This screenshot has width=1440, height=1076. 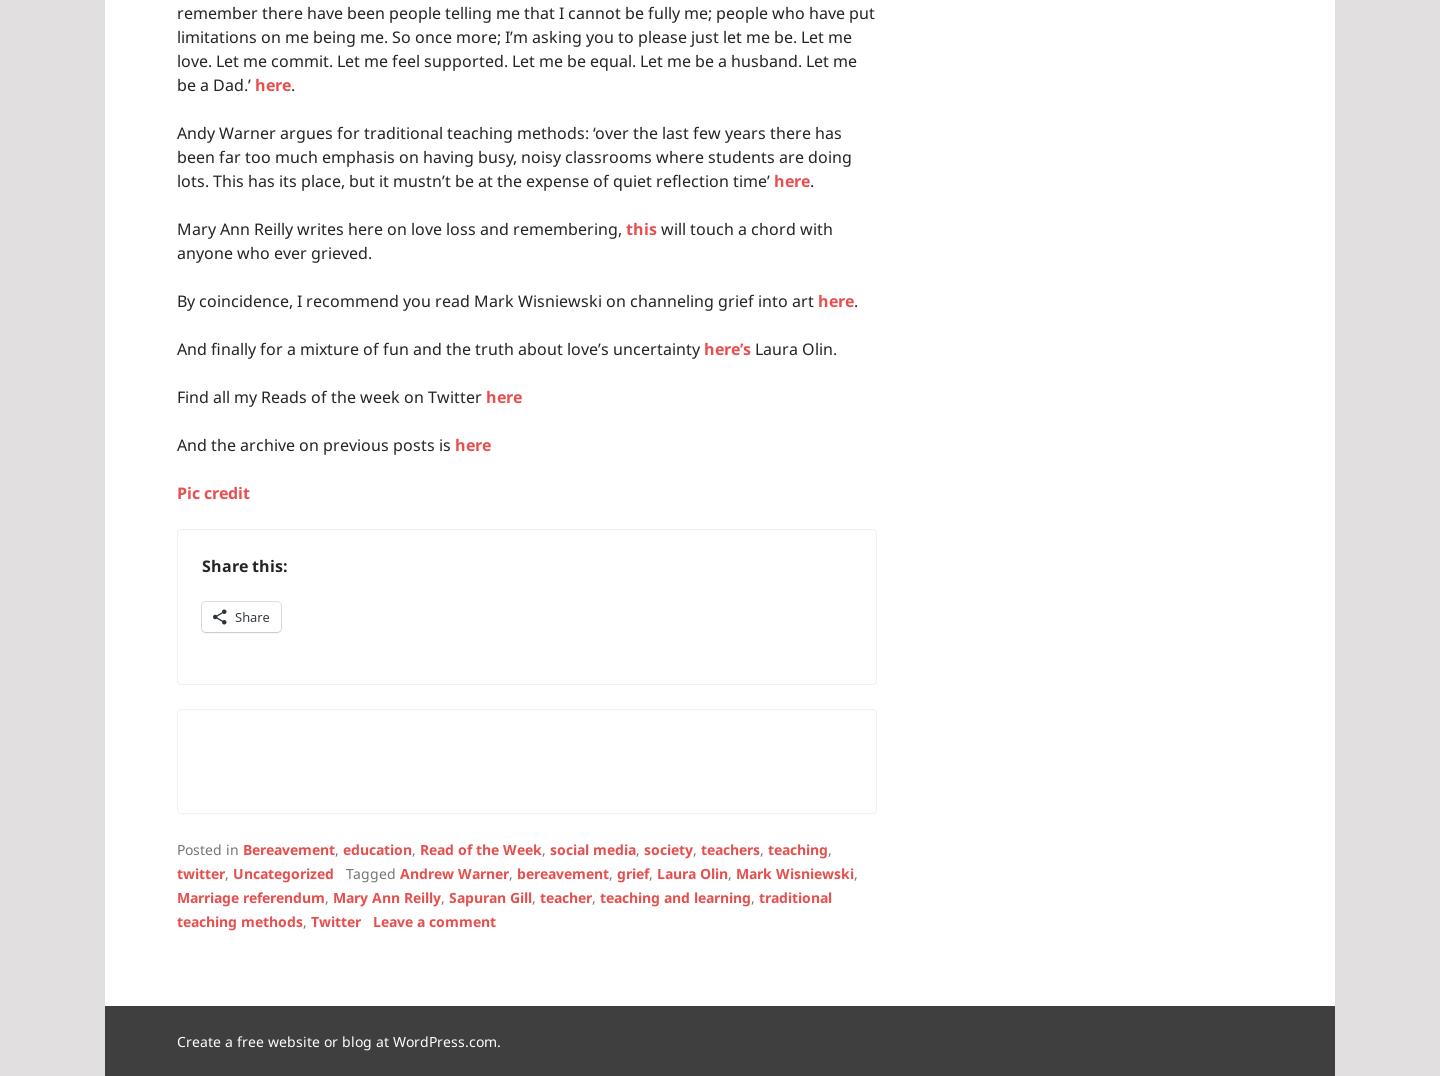 I want to click on 'teacher', so click(x=566, y=896).